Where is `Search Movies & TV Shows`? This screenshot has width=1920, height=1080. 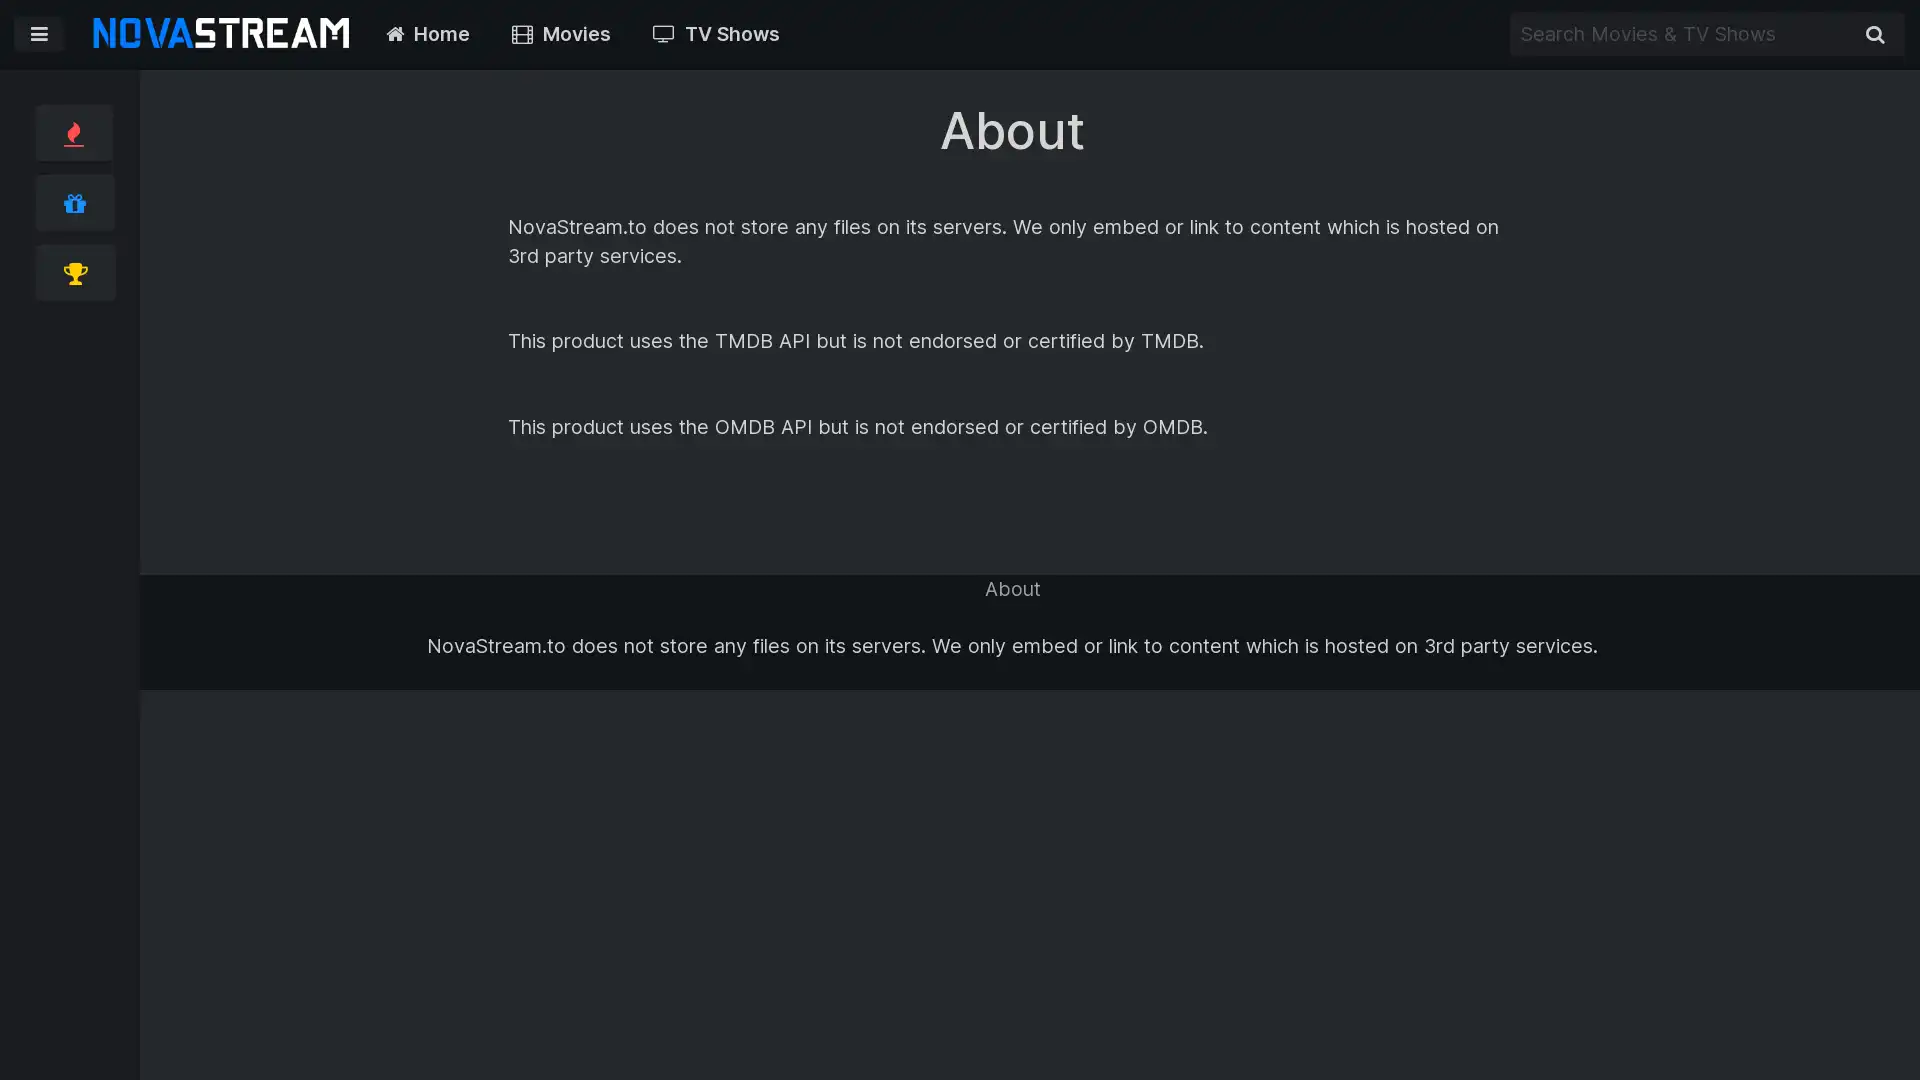 Search Movies & TV Shows is located at coordinates (1874, 34).